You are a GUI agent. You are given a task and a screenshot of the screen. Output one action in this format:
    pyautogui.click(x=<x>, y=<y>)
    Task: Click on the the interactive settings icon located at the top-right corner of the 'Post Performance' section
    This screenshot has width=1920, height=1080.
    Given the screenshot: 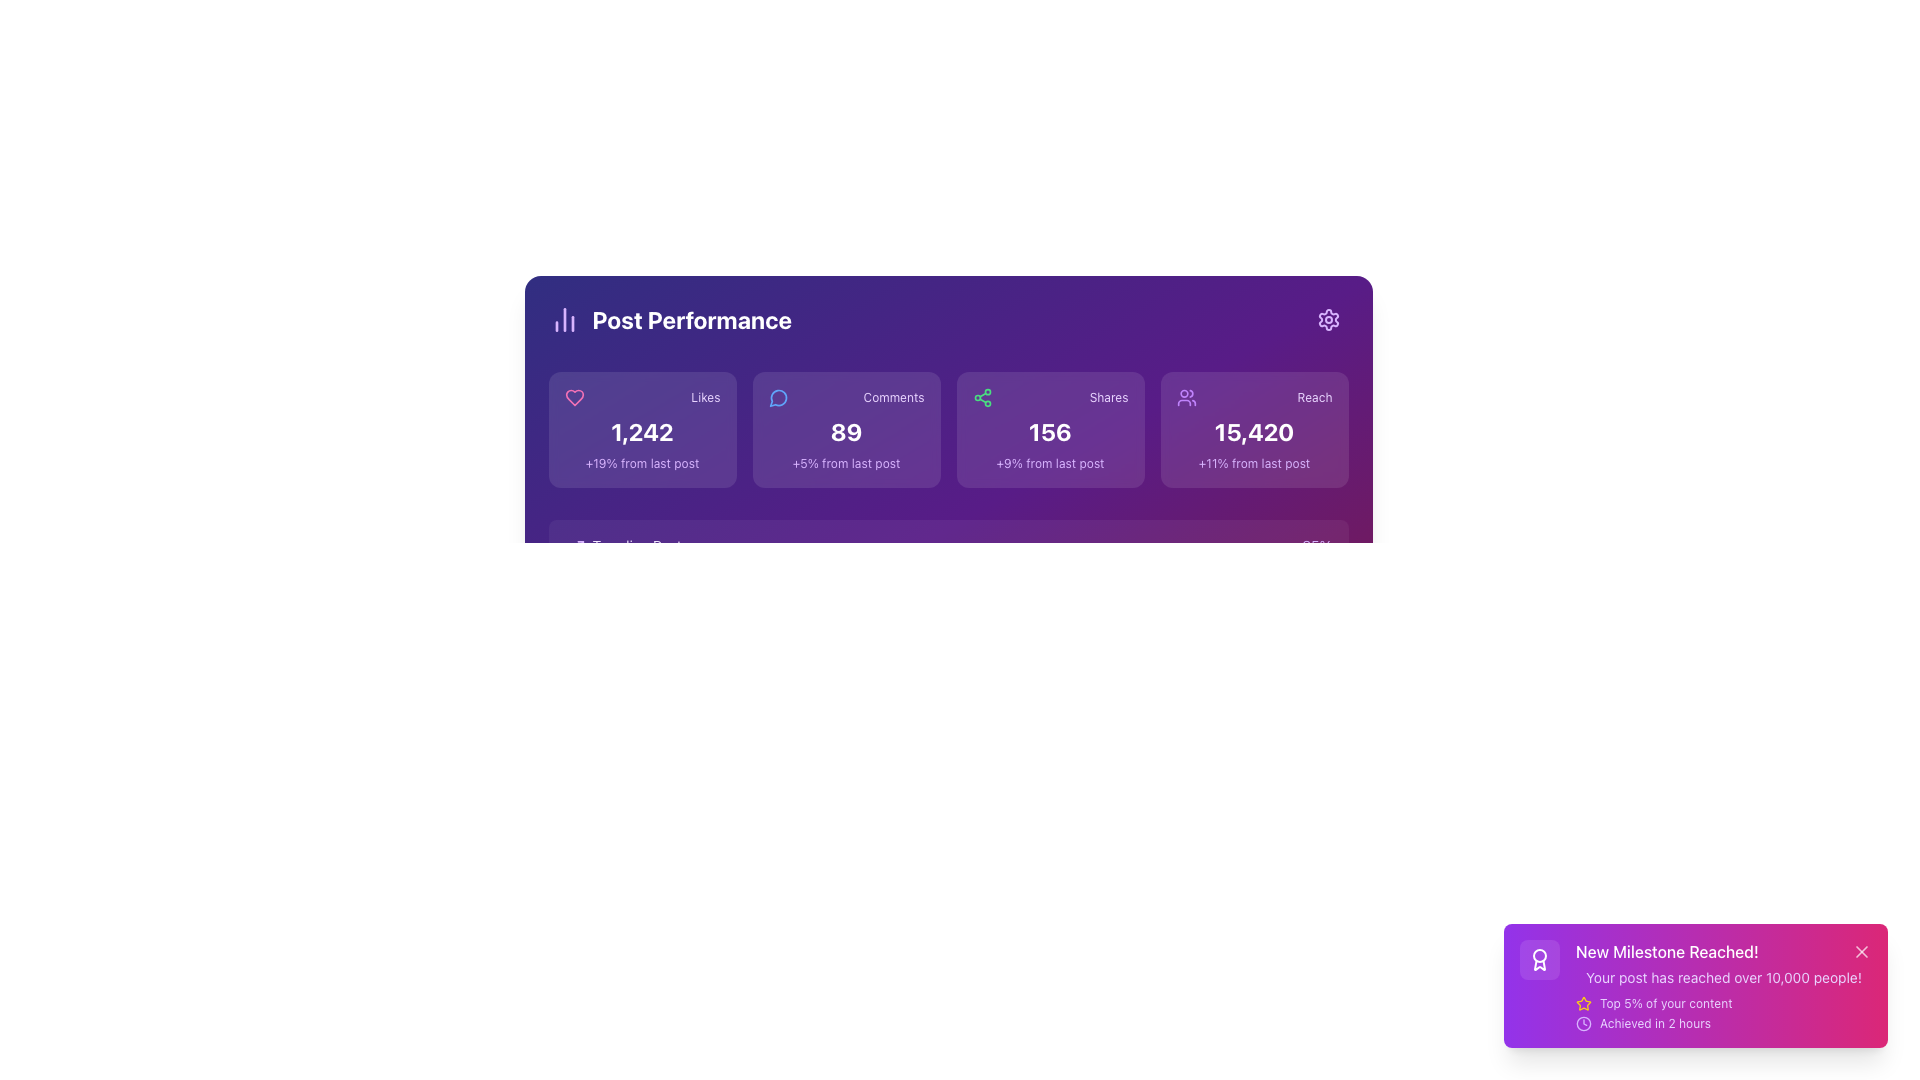 What is the action you would take?
    pyautogui.click(x=1328, y=319)
    